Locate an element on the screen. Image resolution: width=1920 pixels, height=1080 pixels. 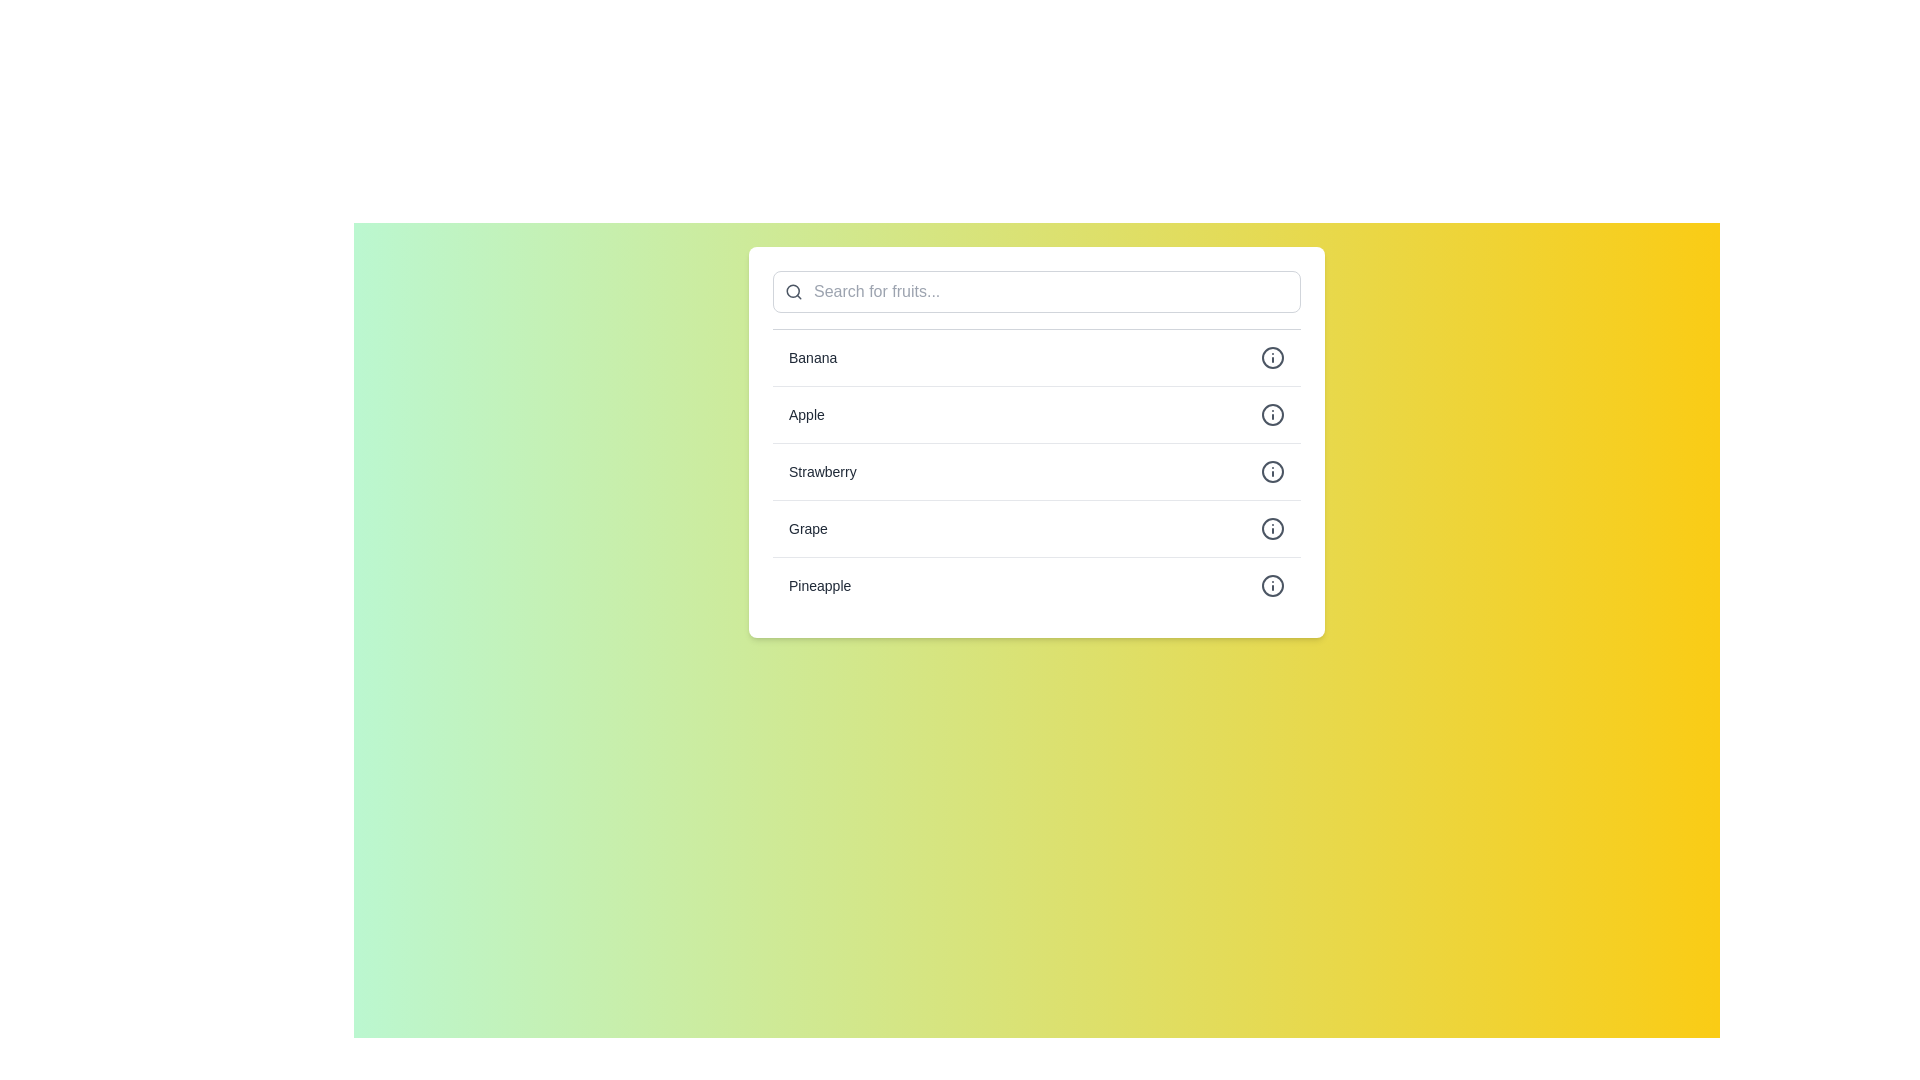
the circular gray outlined icon containing the 'info' glyph located at the far-right of the 'Pineapple' list item is located at coordinates (1271, 585).